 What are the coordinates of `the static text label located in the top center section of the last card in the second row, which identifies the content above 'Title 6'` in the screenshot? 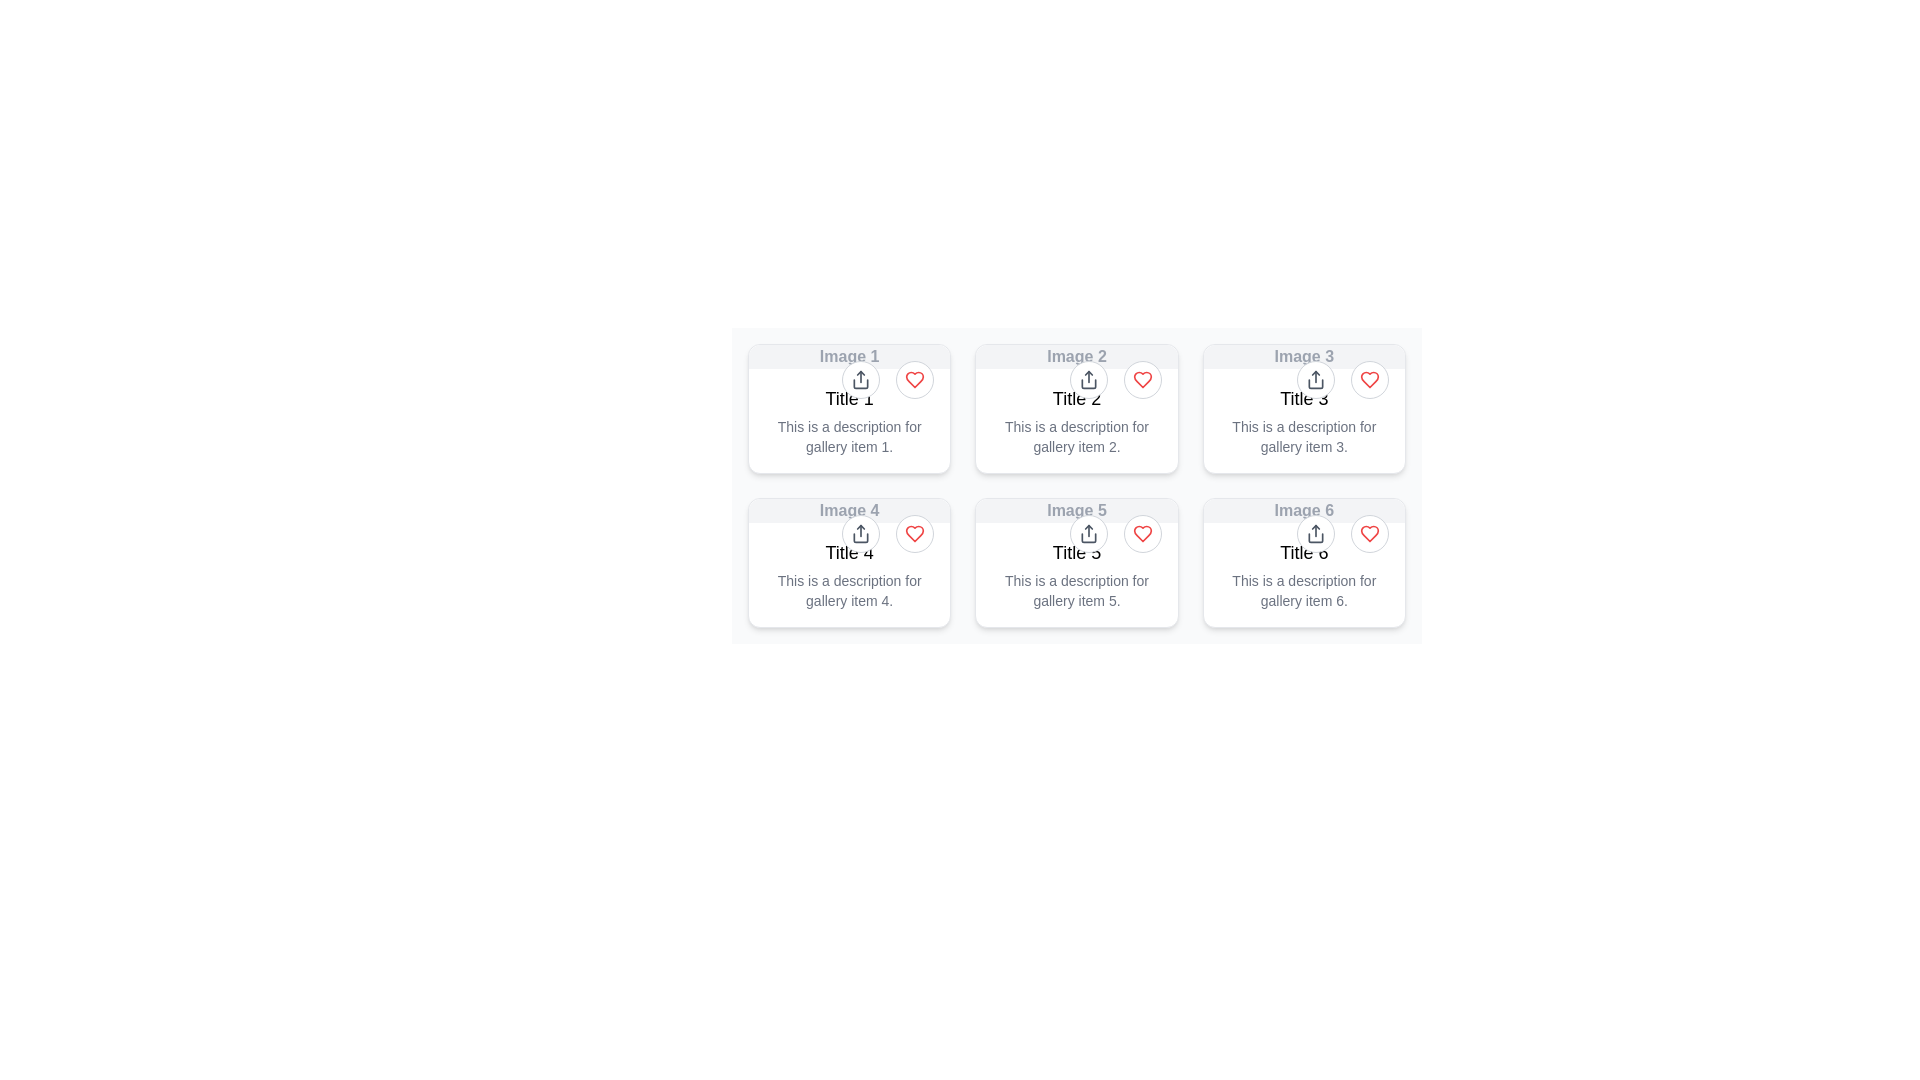 It's located at (1304, 509).